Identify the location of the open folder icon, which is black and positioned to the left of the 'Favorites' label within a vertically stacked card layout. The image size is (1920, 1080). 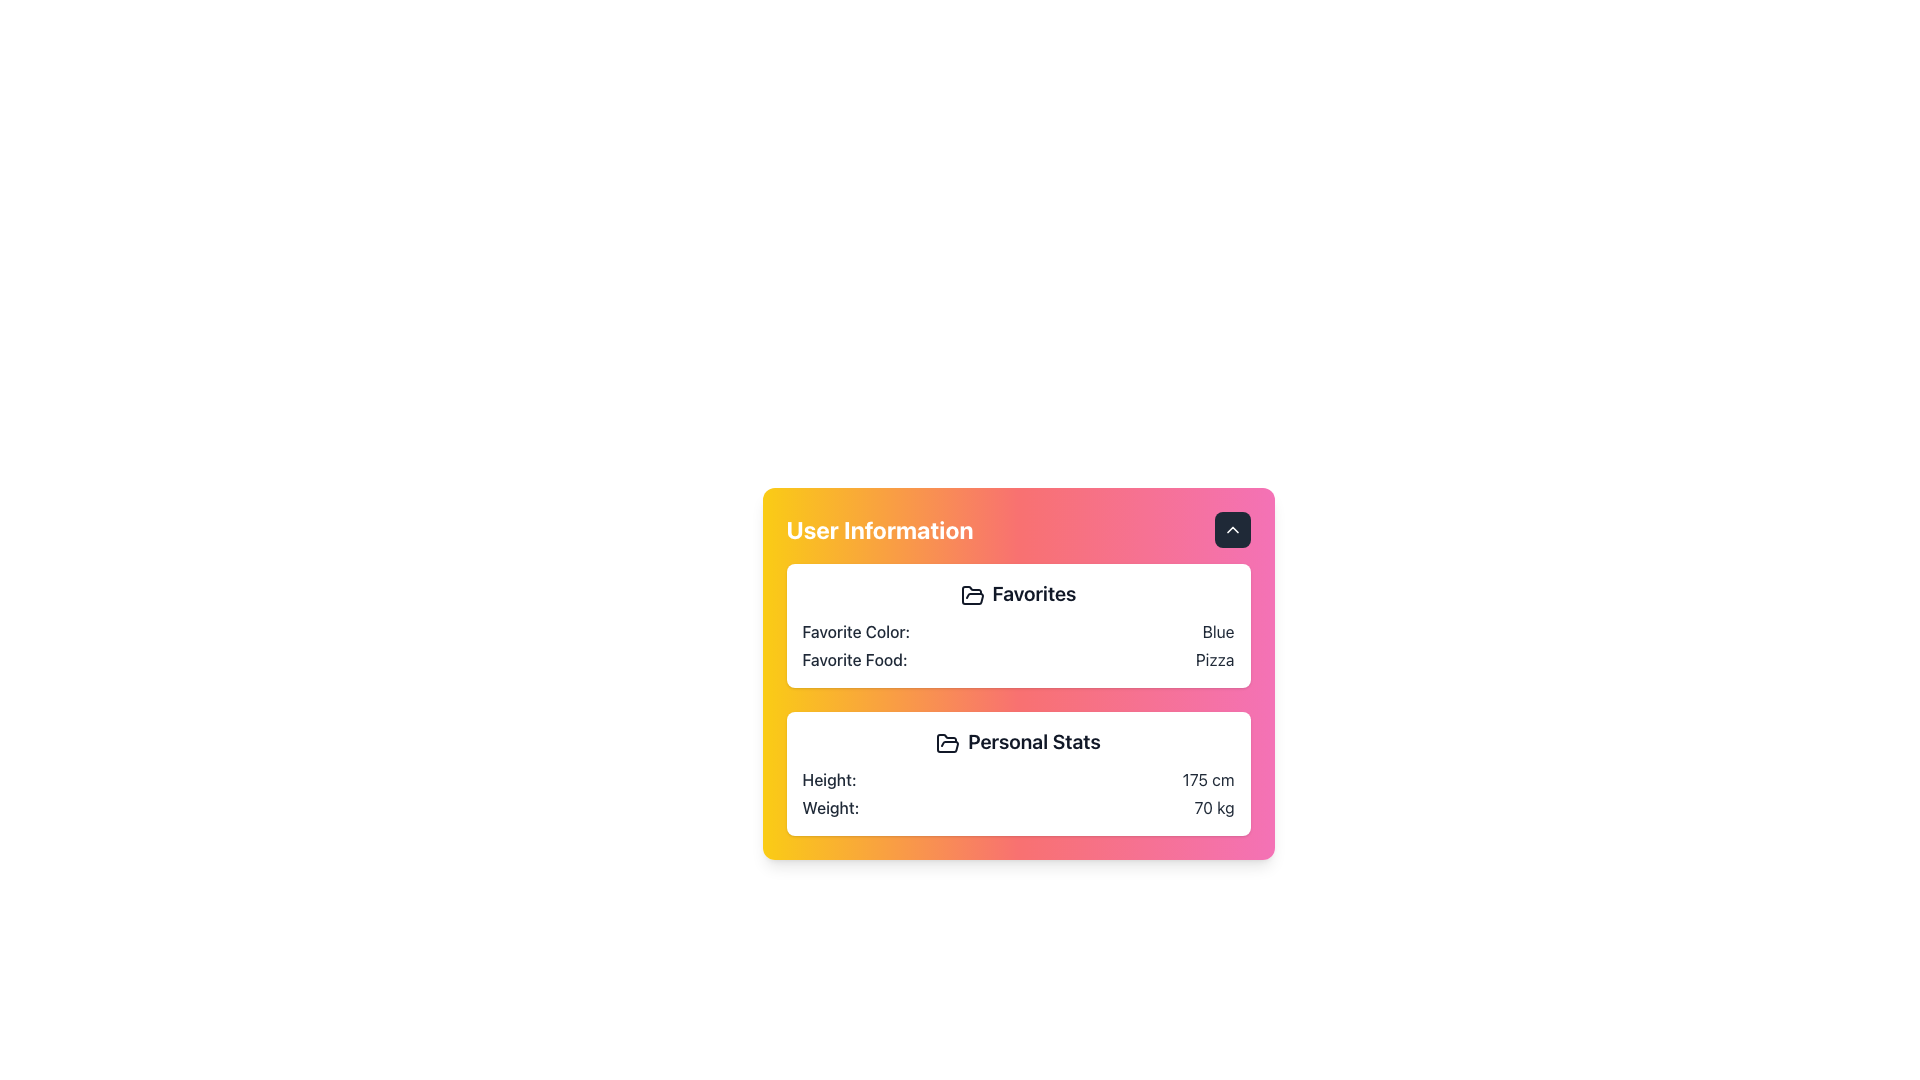
(947, 743).